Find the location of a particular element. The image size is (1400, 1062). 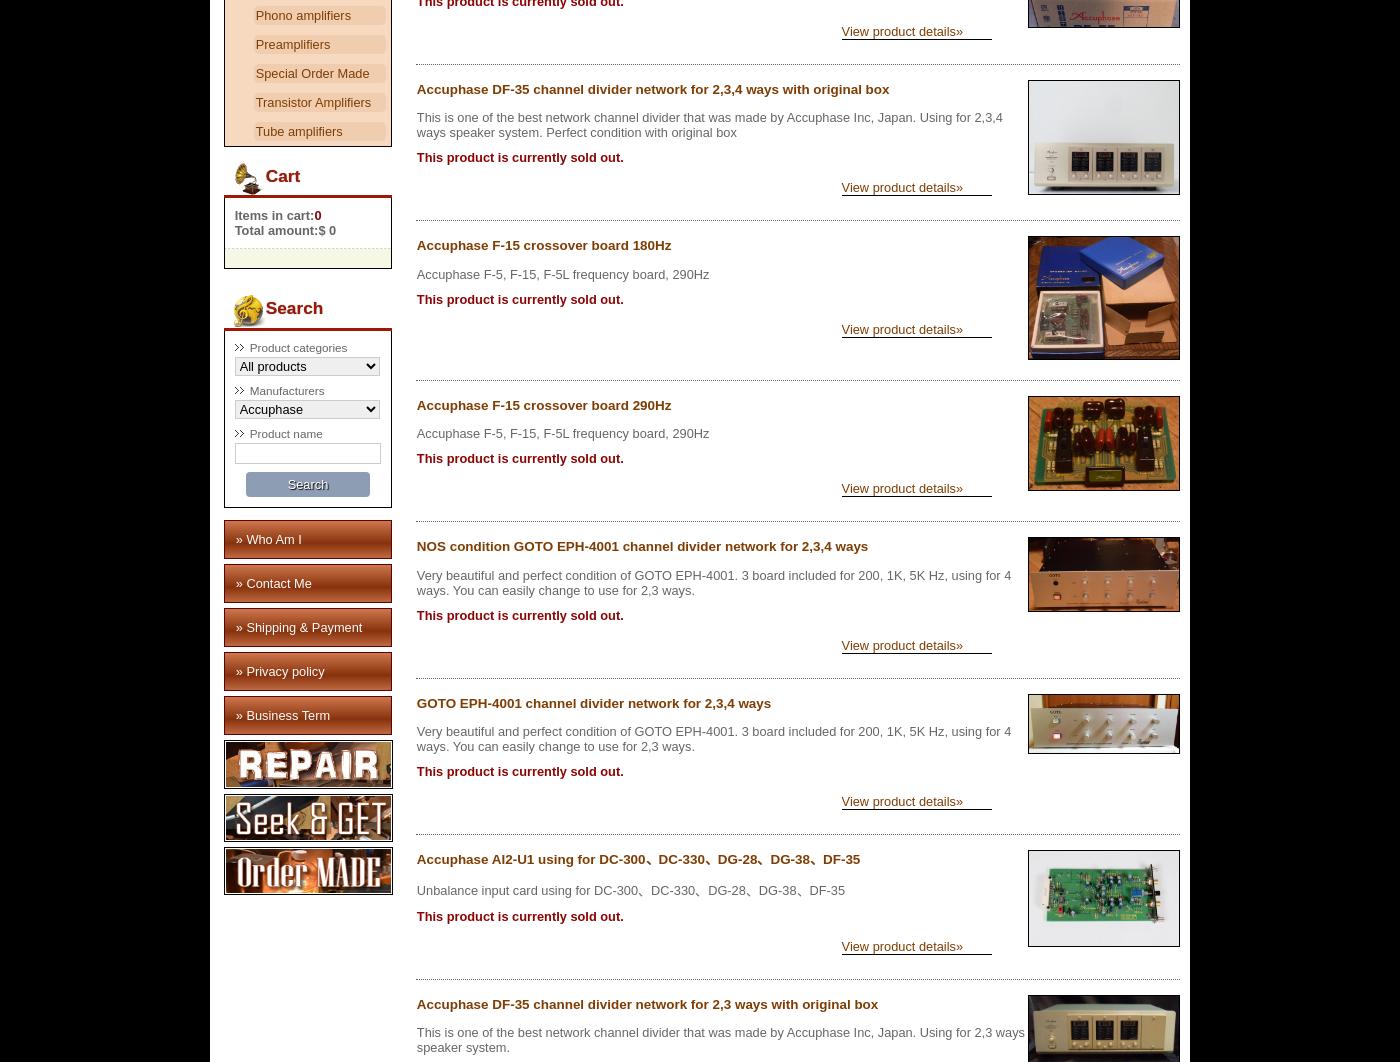

'Accuphase DF-35 channel divider network for 2,3 ways with original box' is located at coordinates (415, 1002).